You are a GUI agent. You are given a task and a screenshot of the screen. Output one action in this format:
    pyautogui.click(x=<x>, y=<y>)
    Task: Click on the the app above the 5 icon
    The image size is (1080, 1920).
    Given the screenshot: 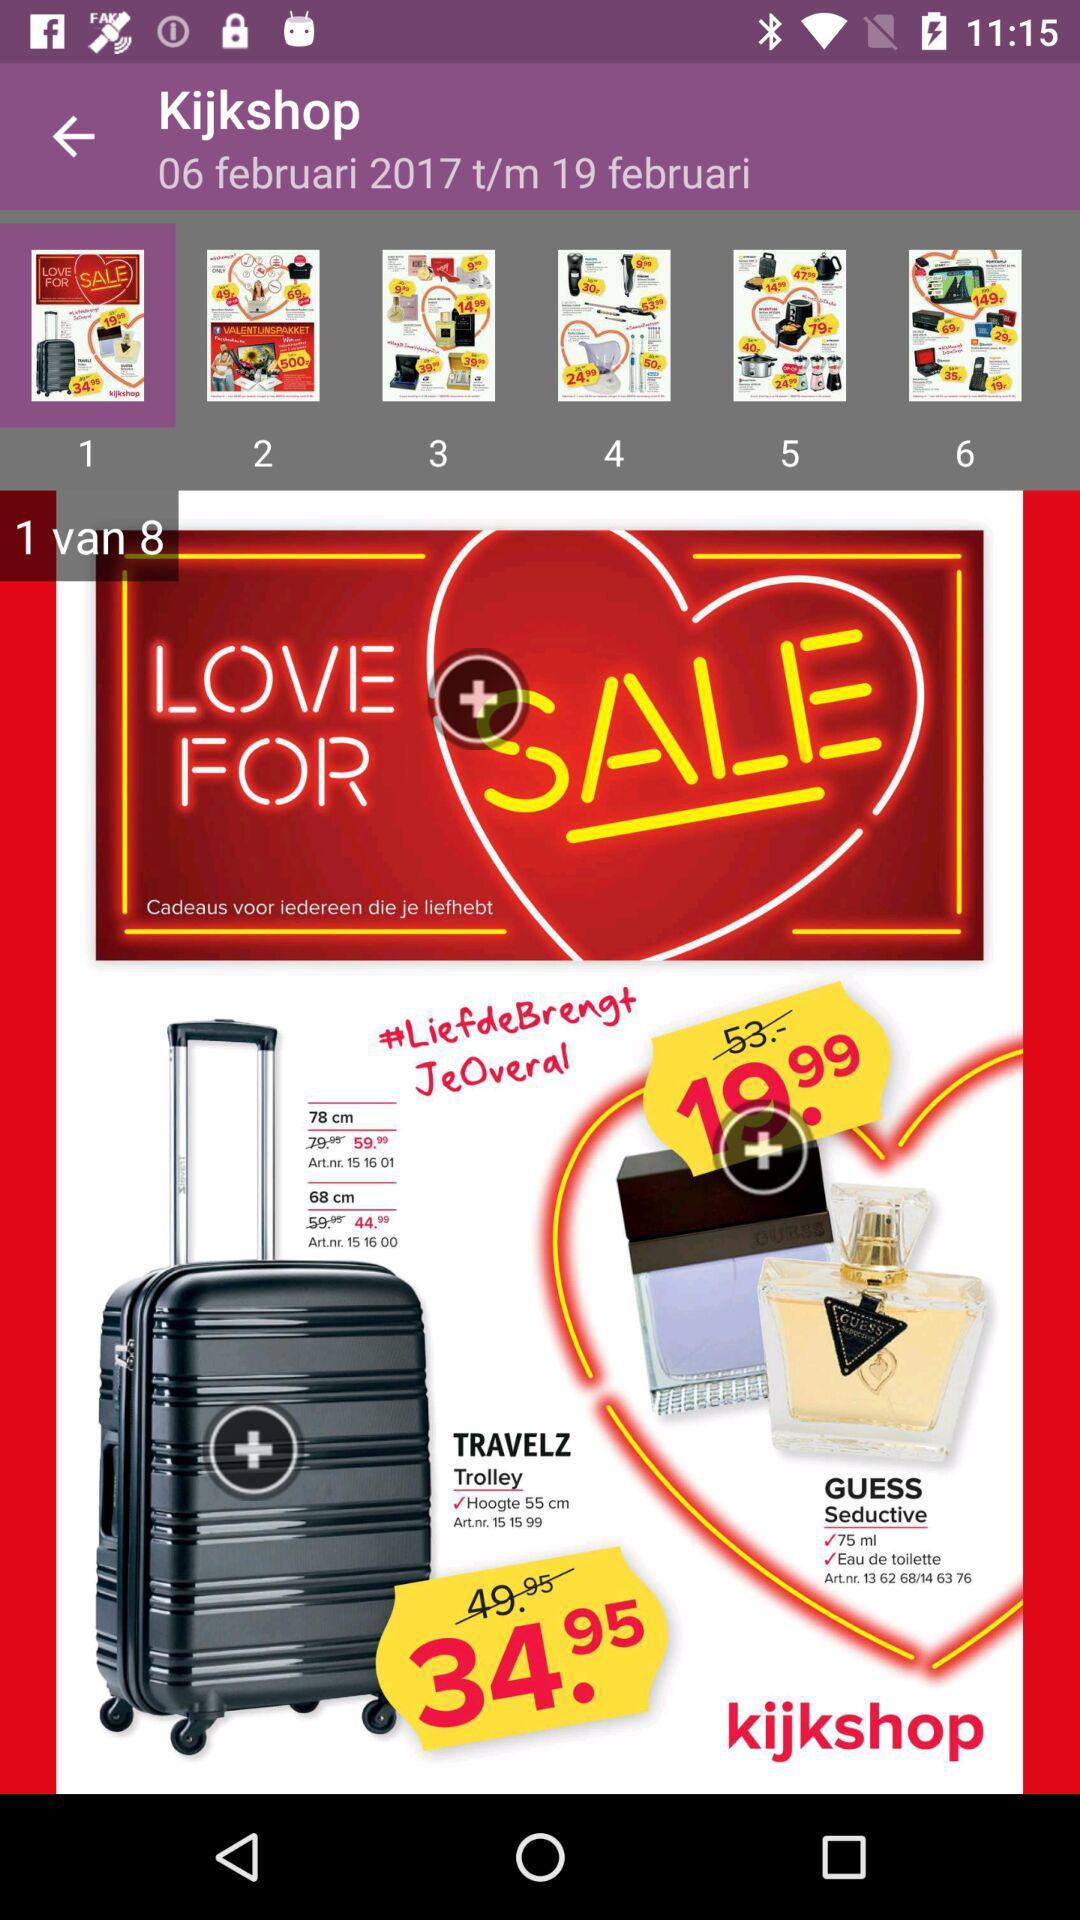 What is the action you would take?
    pyautogui.click(x=788, y=325)
    